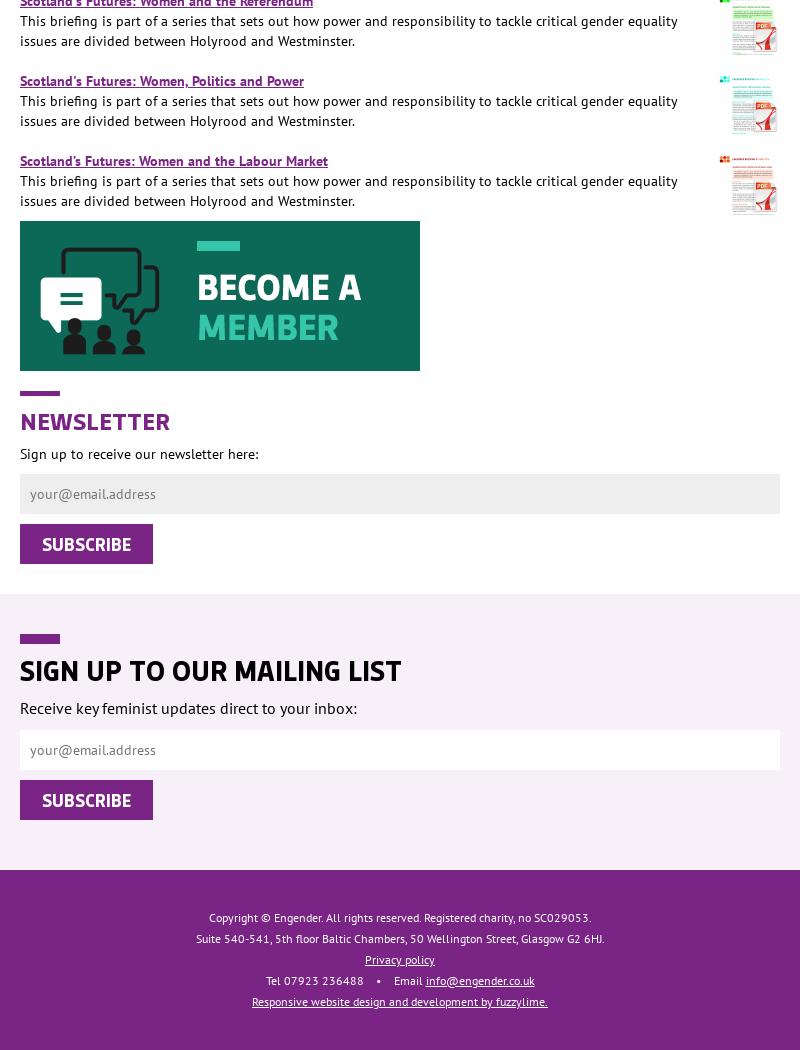 The height and width of the screenshot is (1050, 800). Describe the element at coordinates (187, 708) in the screenshot. I see `'Receive key feminist updates direct to your inbox:'` at that location.